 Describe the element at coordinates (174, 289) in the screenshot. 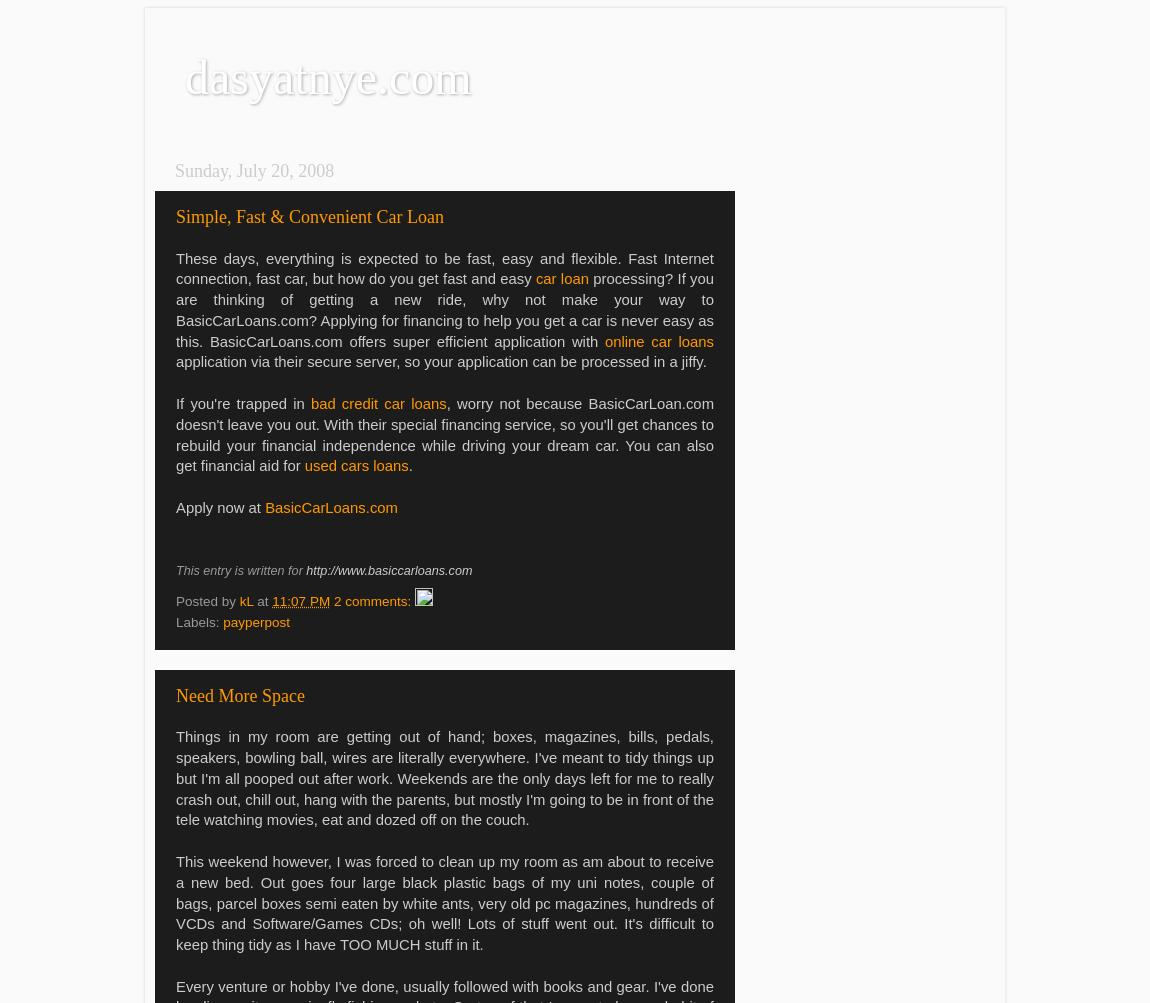

I see `'processing? If you are thinking of'` at that location.